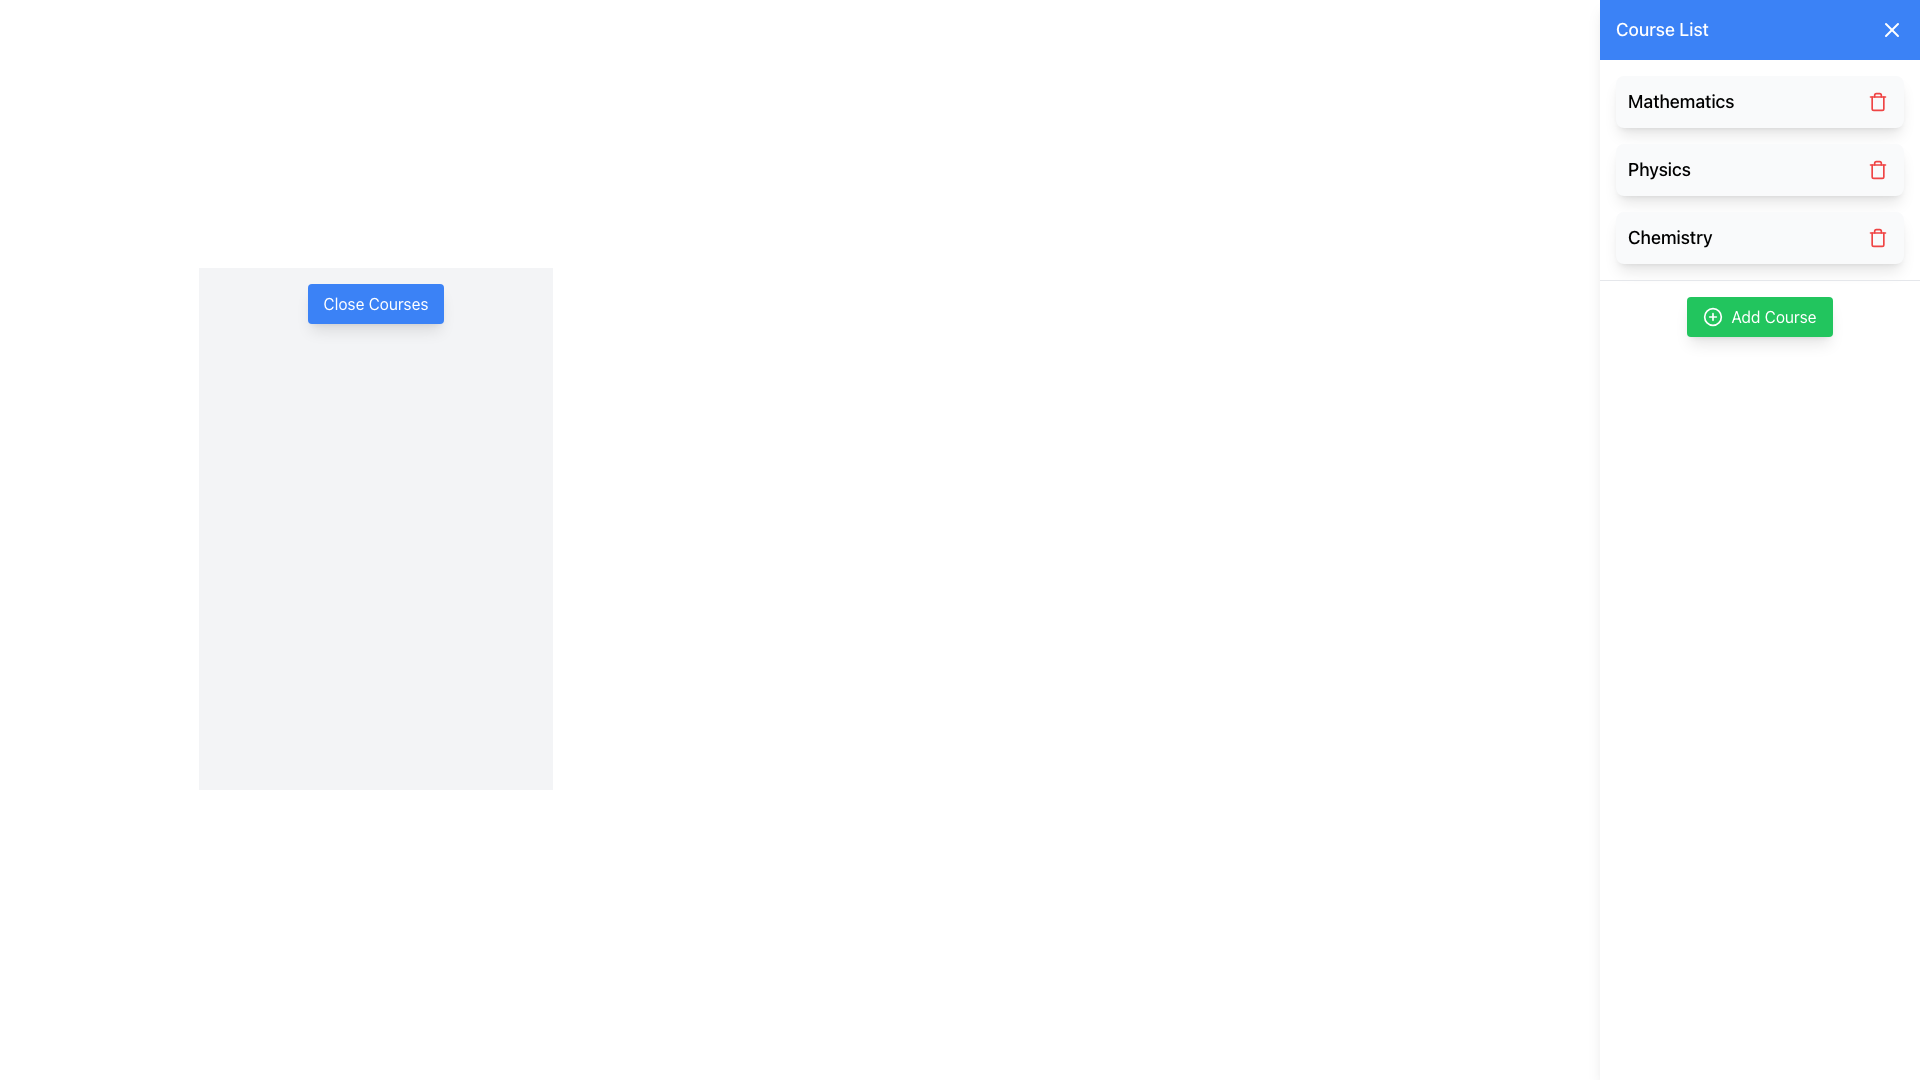 This screenshot has height=1080, width=1920. I want to click on the close button located at the top-right corner of the 'Course List' header to receive additional visual feedback, so click(1890, 30).